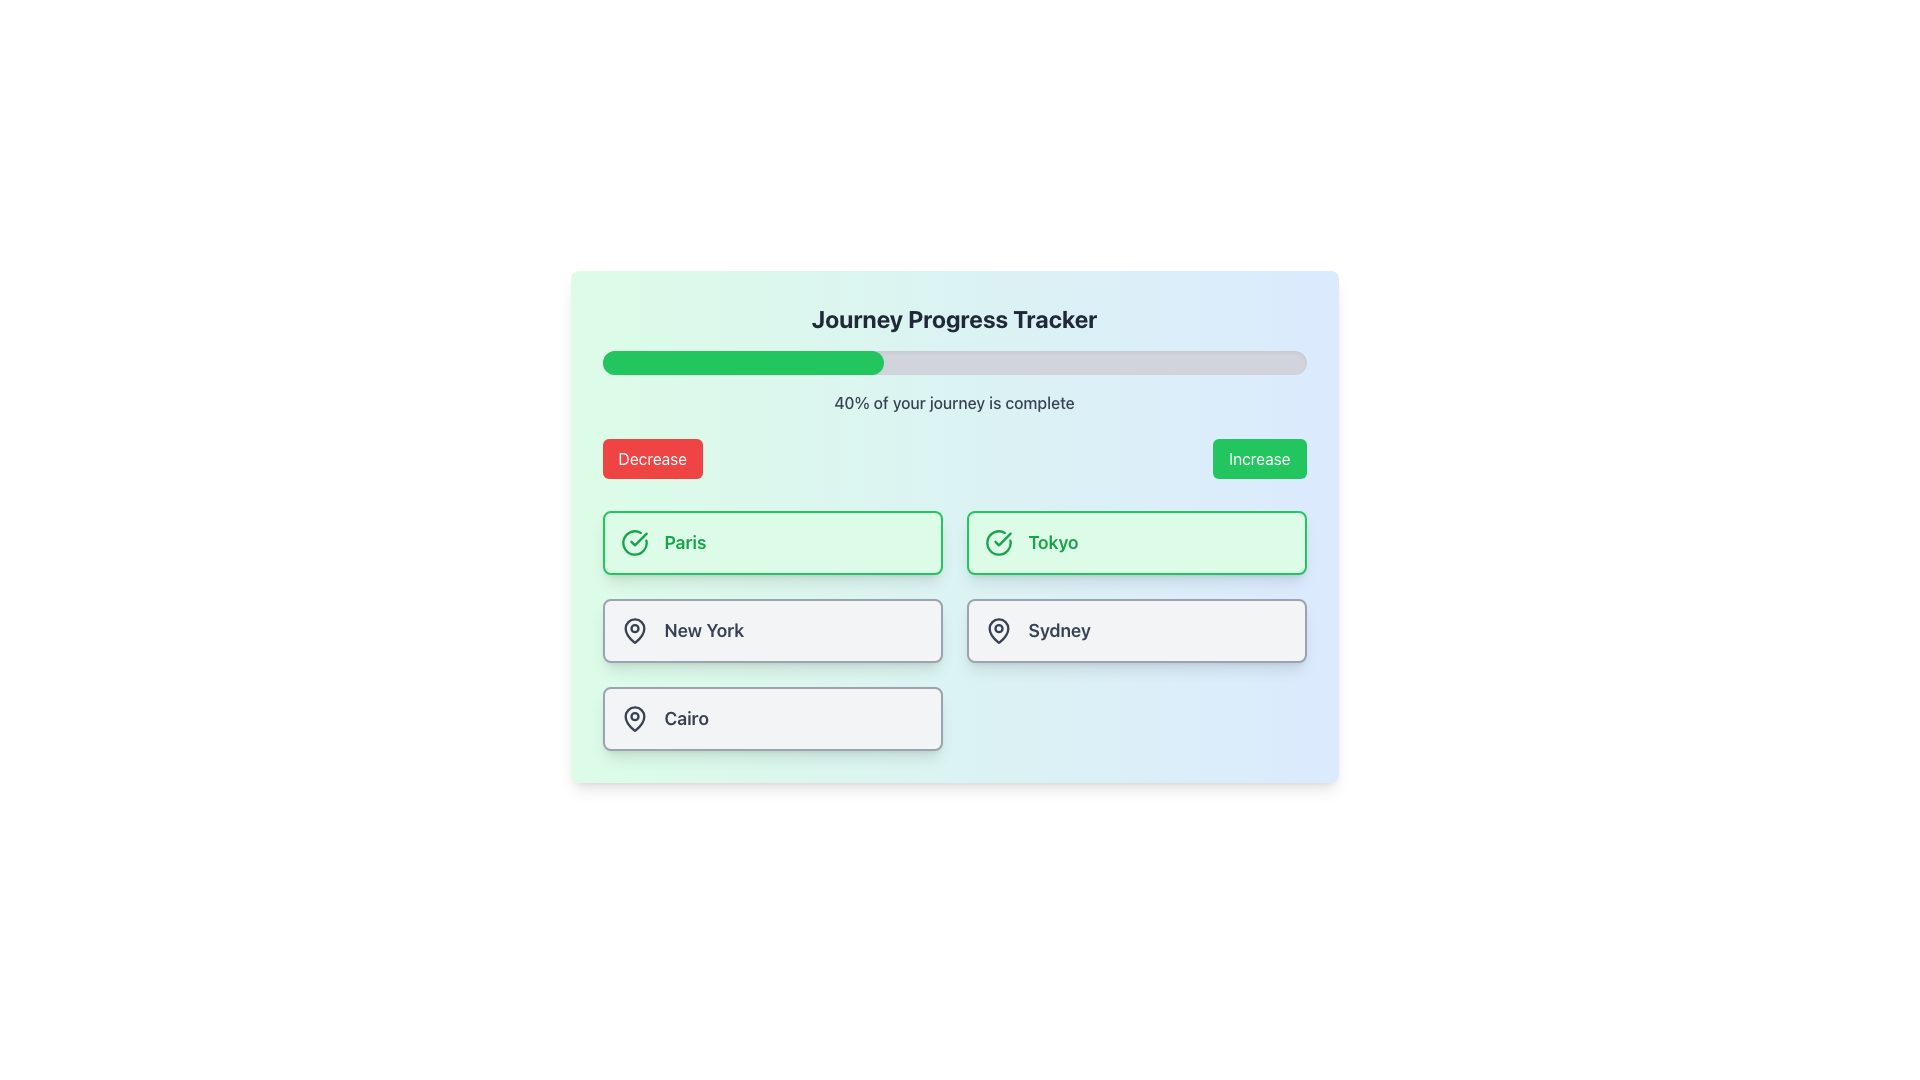 The width and height of the screenshot is (1920, 1080). Describe the element at coordinates (771, 631) in the screenshot. I see `the card representing a city located` at that location.